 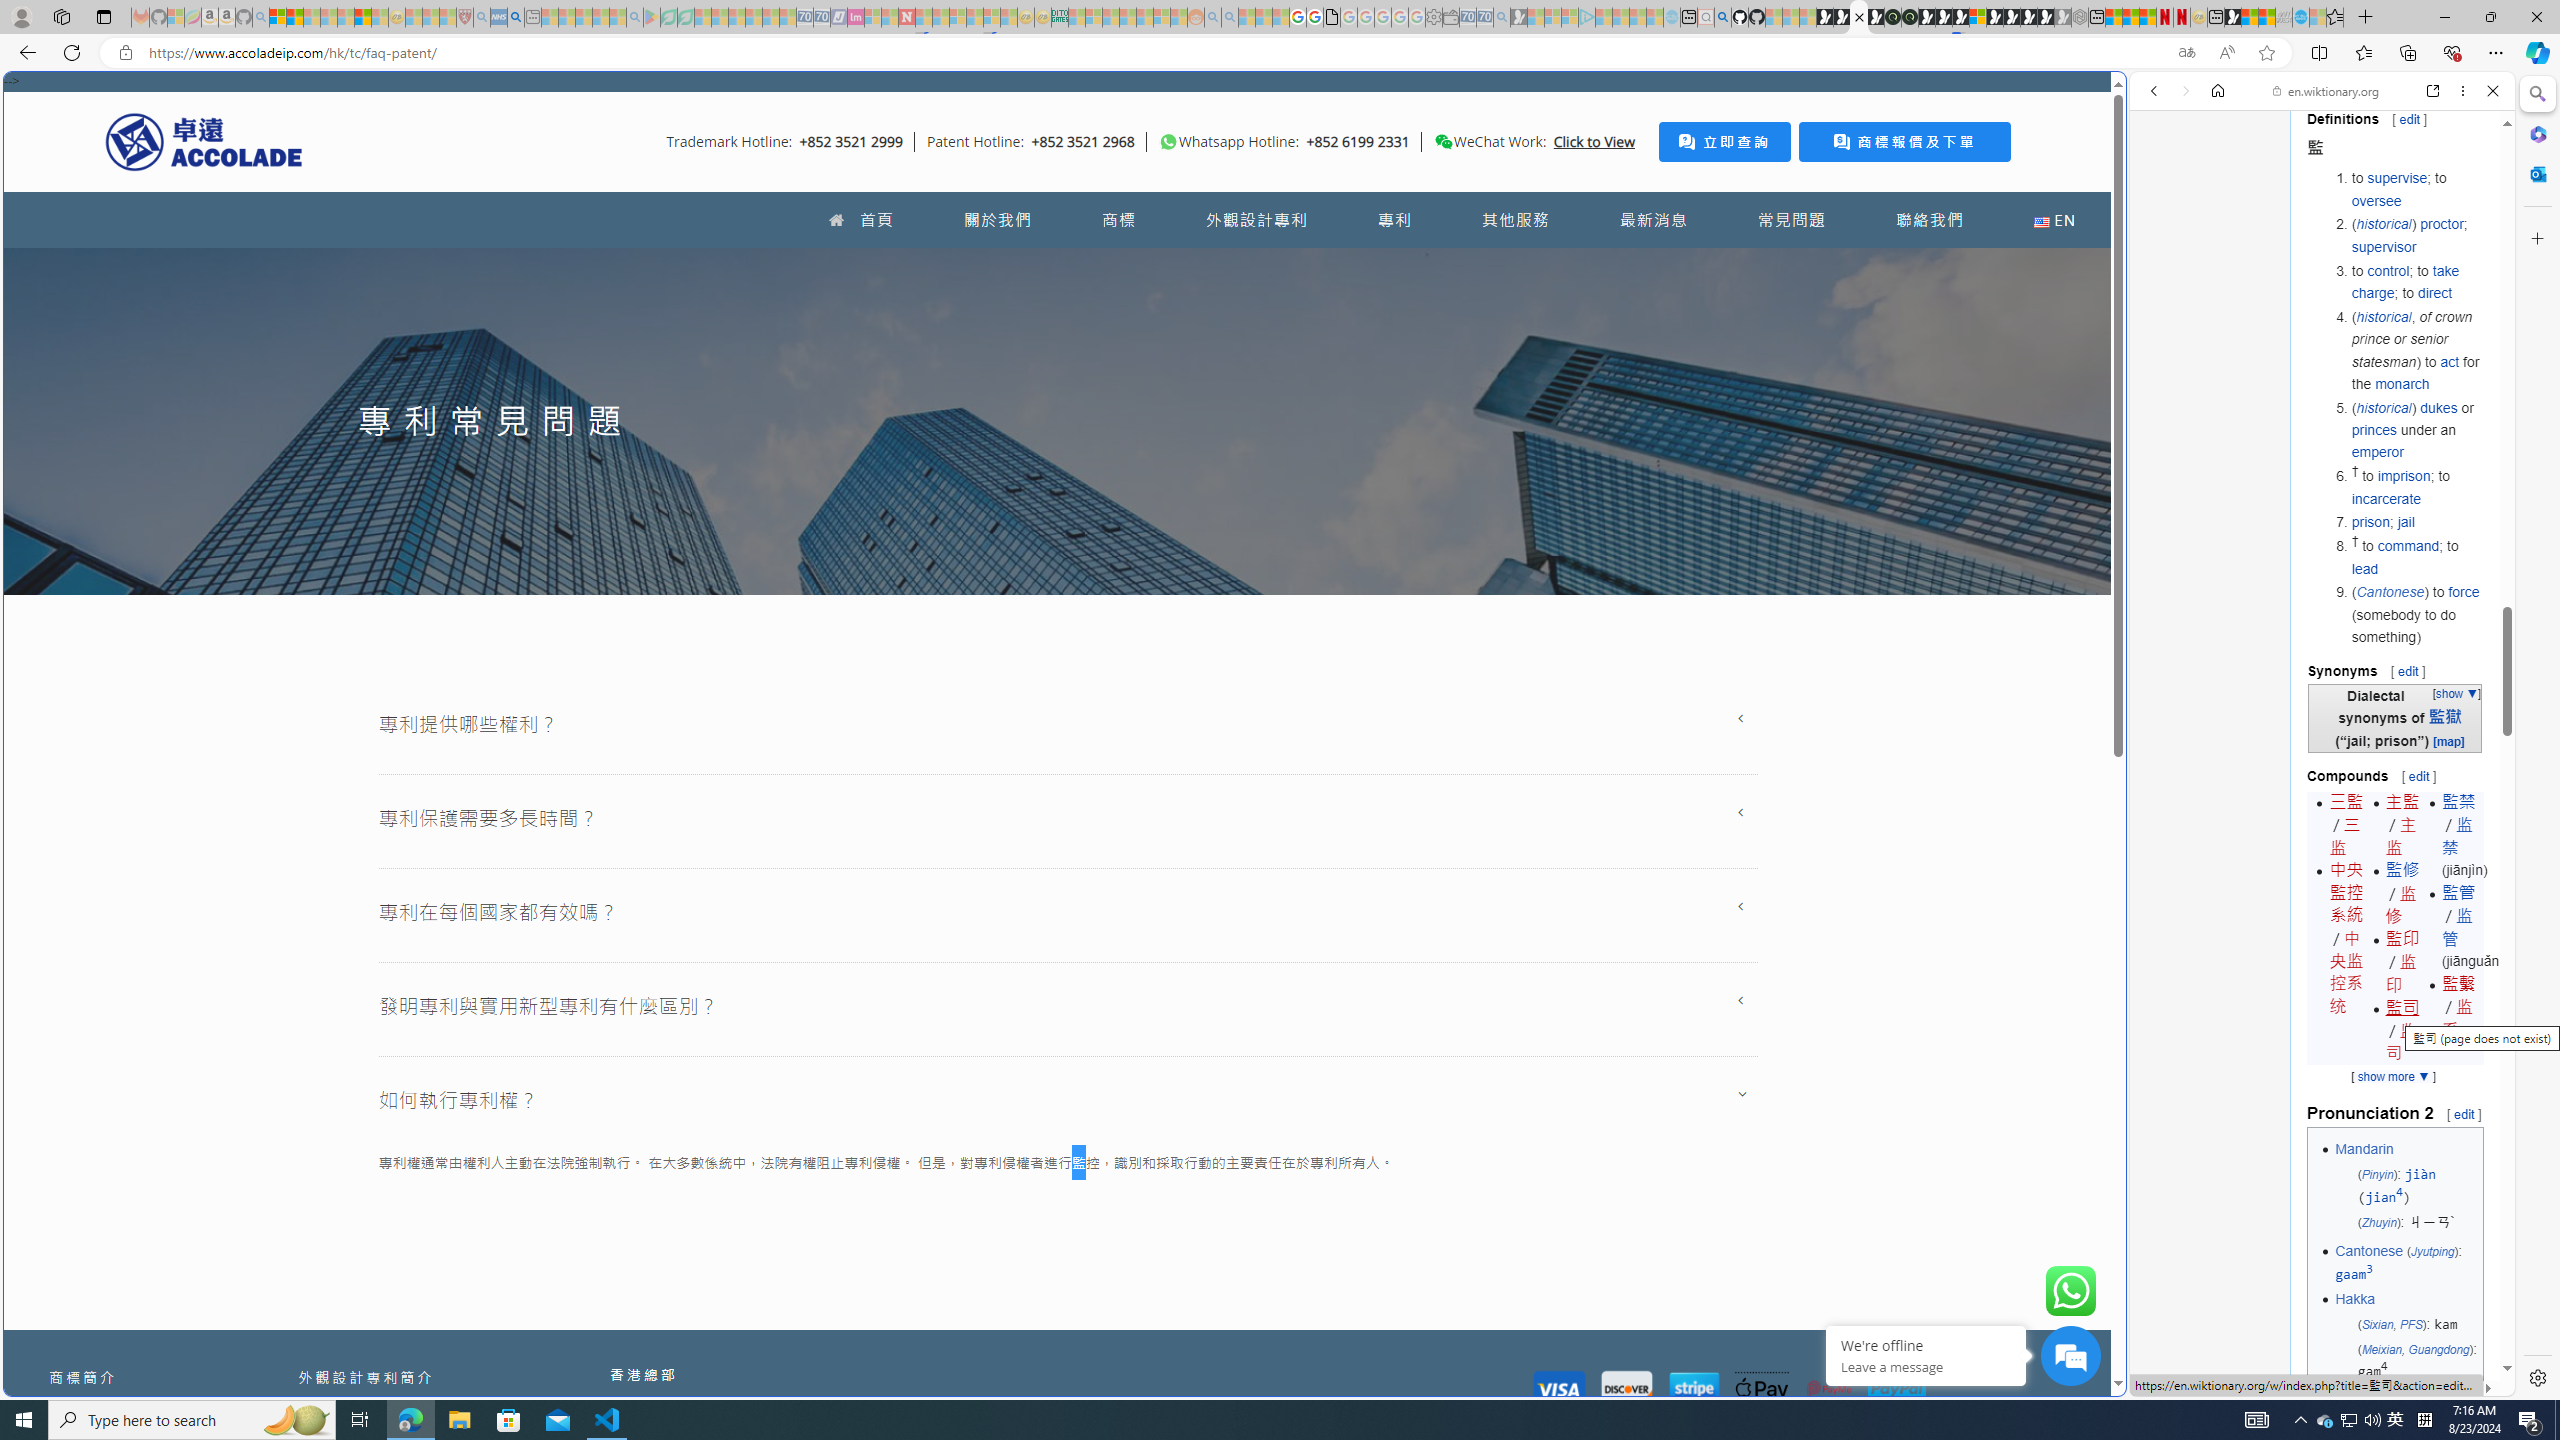 I want to click on 'Hakka(Sixian, PFS): kam(Meixian, Guangdong): gam4', so click(x=2405, y=1334).